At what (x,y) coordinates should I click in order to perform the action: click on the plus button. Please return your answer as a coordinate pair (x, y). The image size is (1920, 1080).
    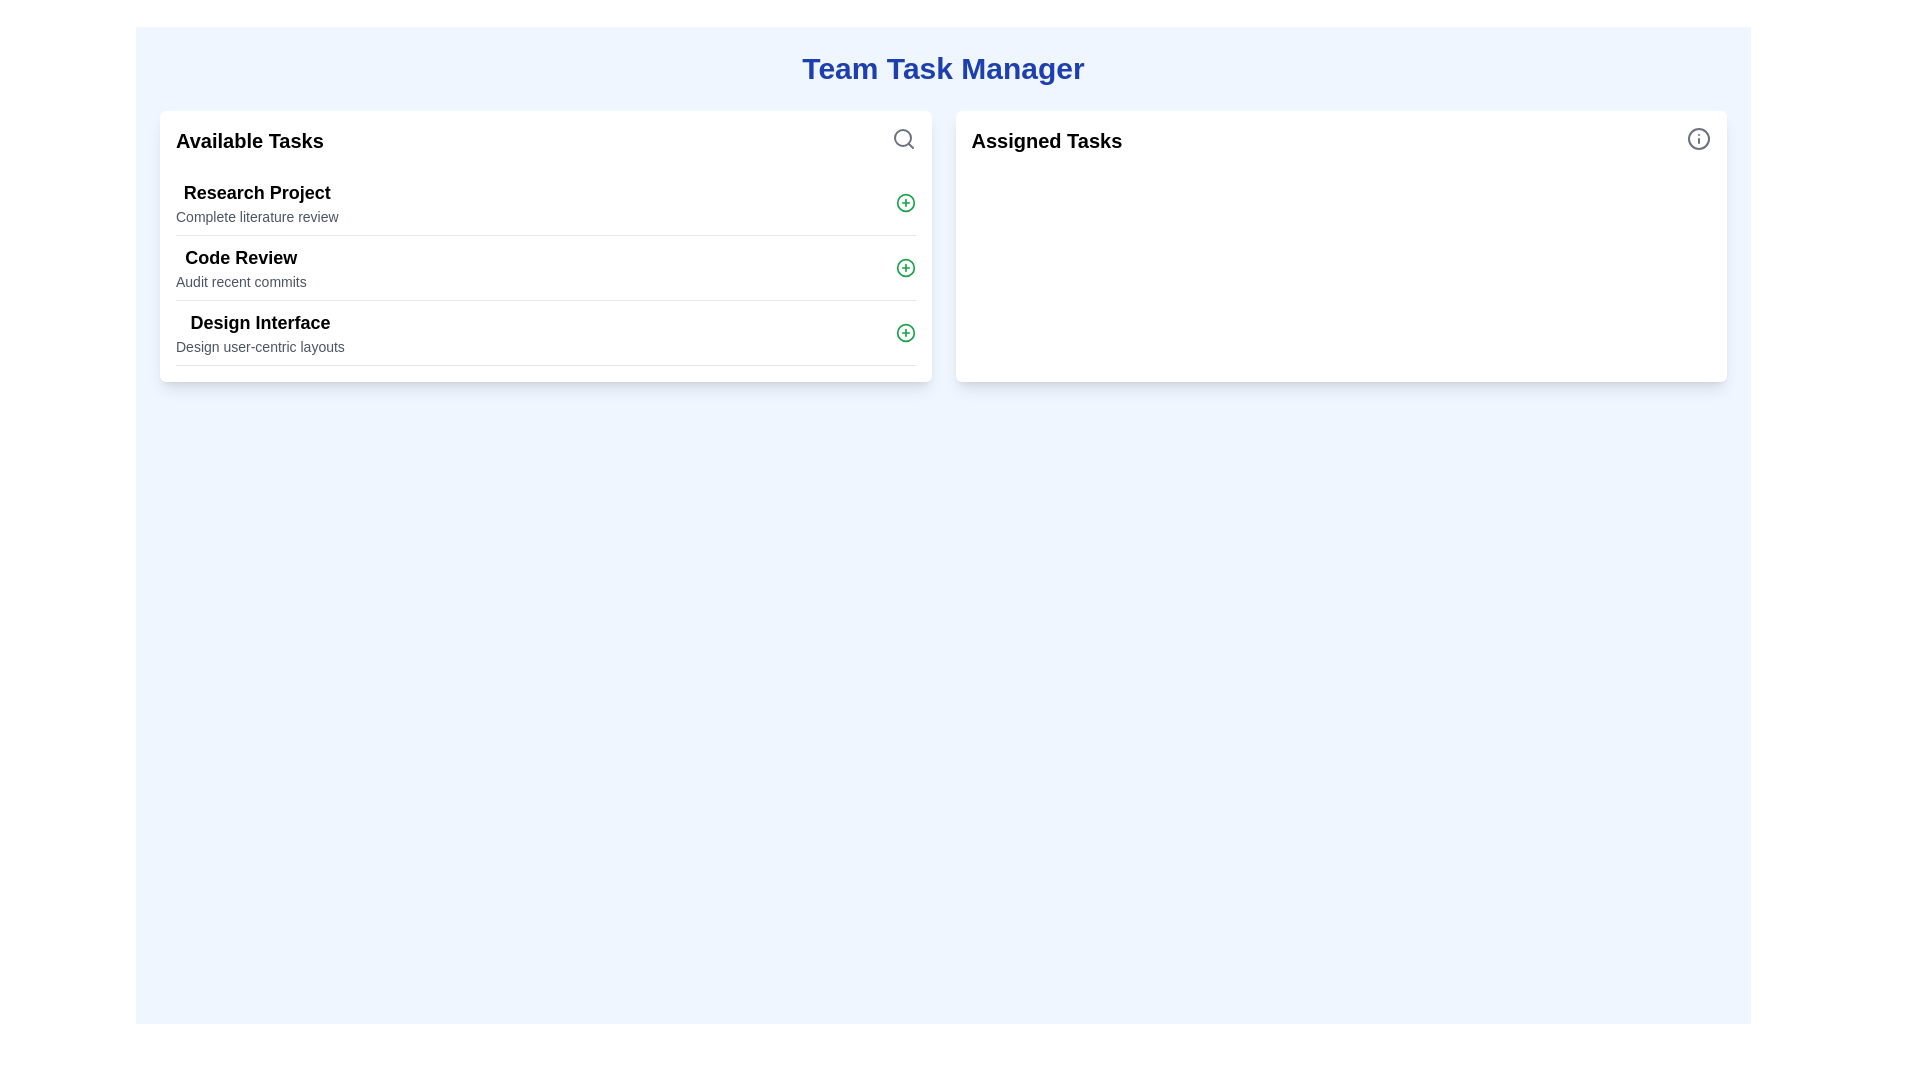
    Looking at the image, I should click on (545, 267).